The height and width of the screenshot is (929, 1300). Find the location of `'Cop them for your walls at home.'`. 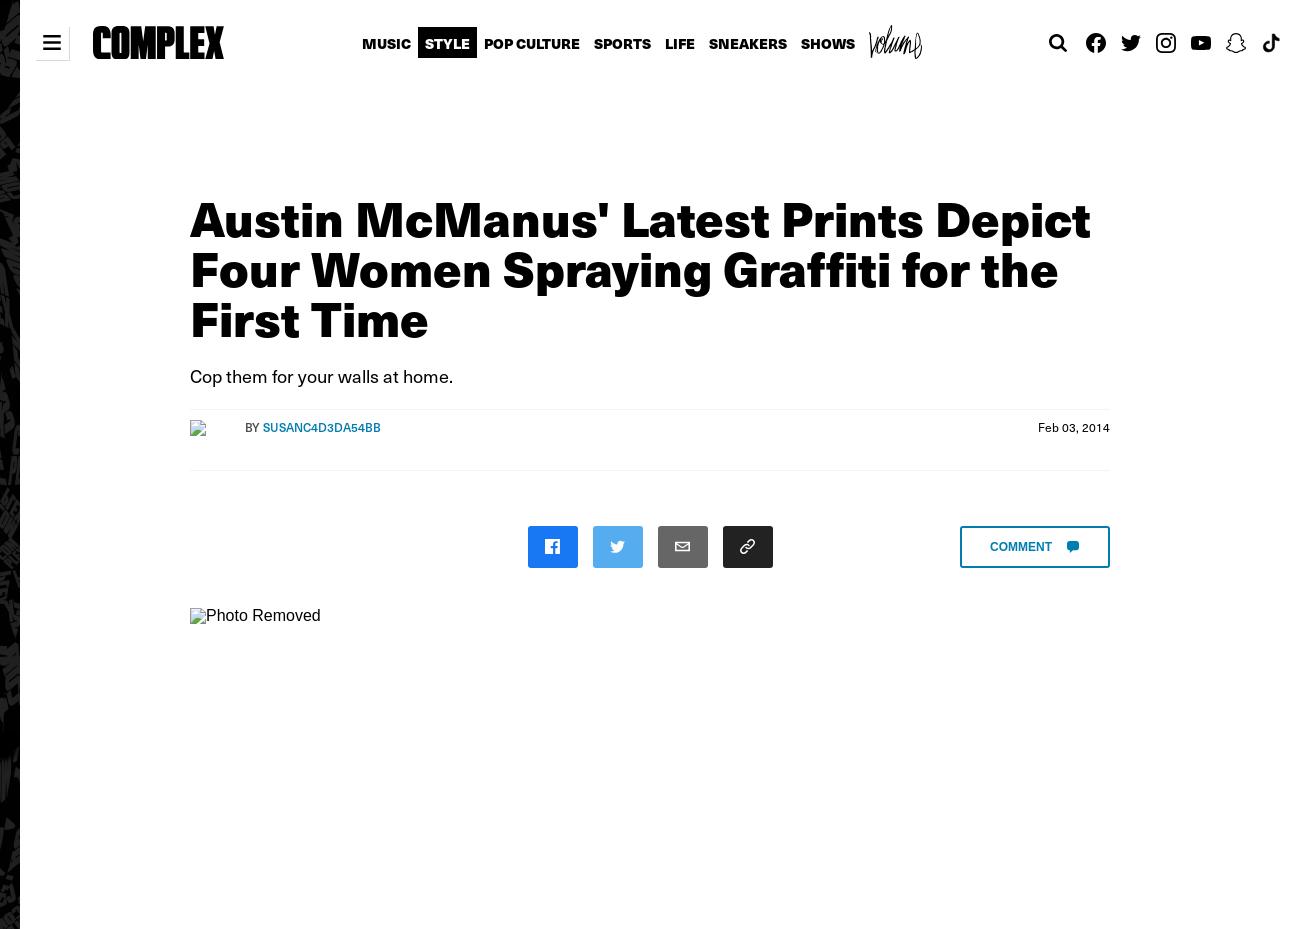

'Cop them for your walls at home.' is located at coordinates (321, 373).